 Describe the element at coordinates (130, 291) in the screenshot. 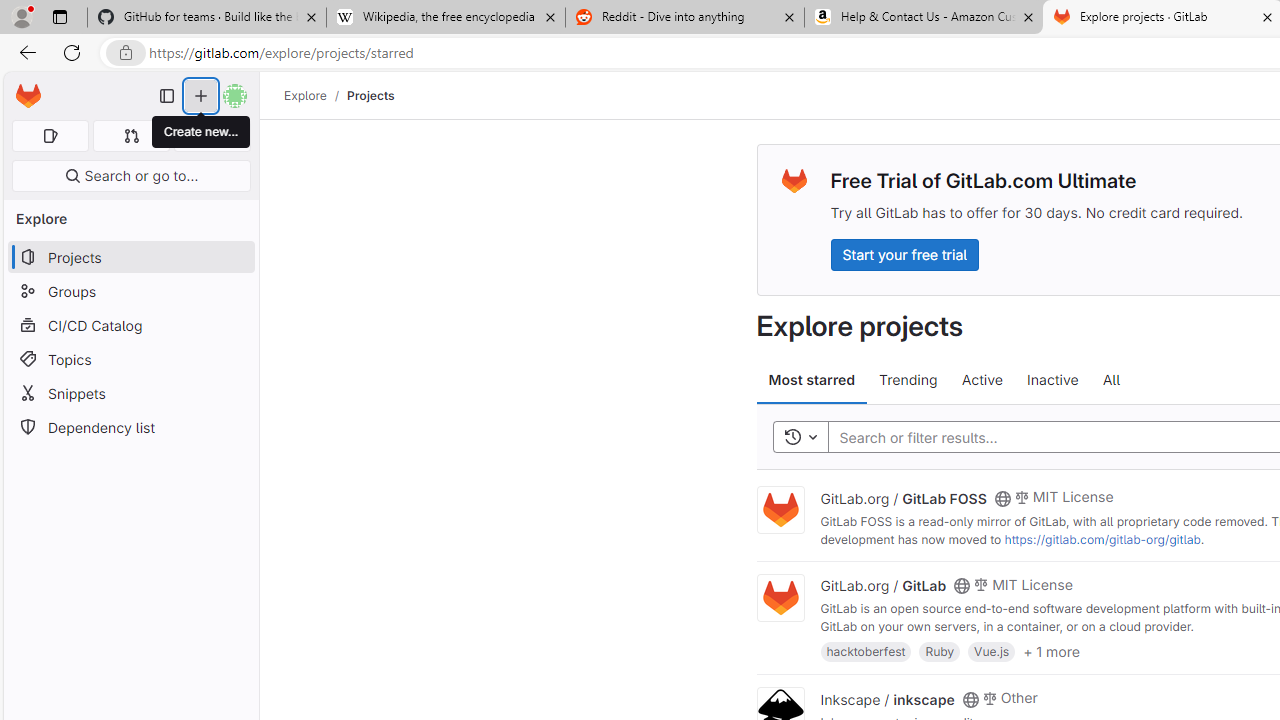

I see `'Groups'` at that location.